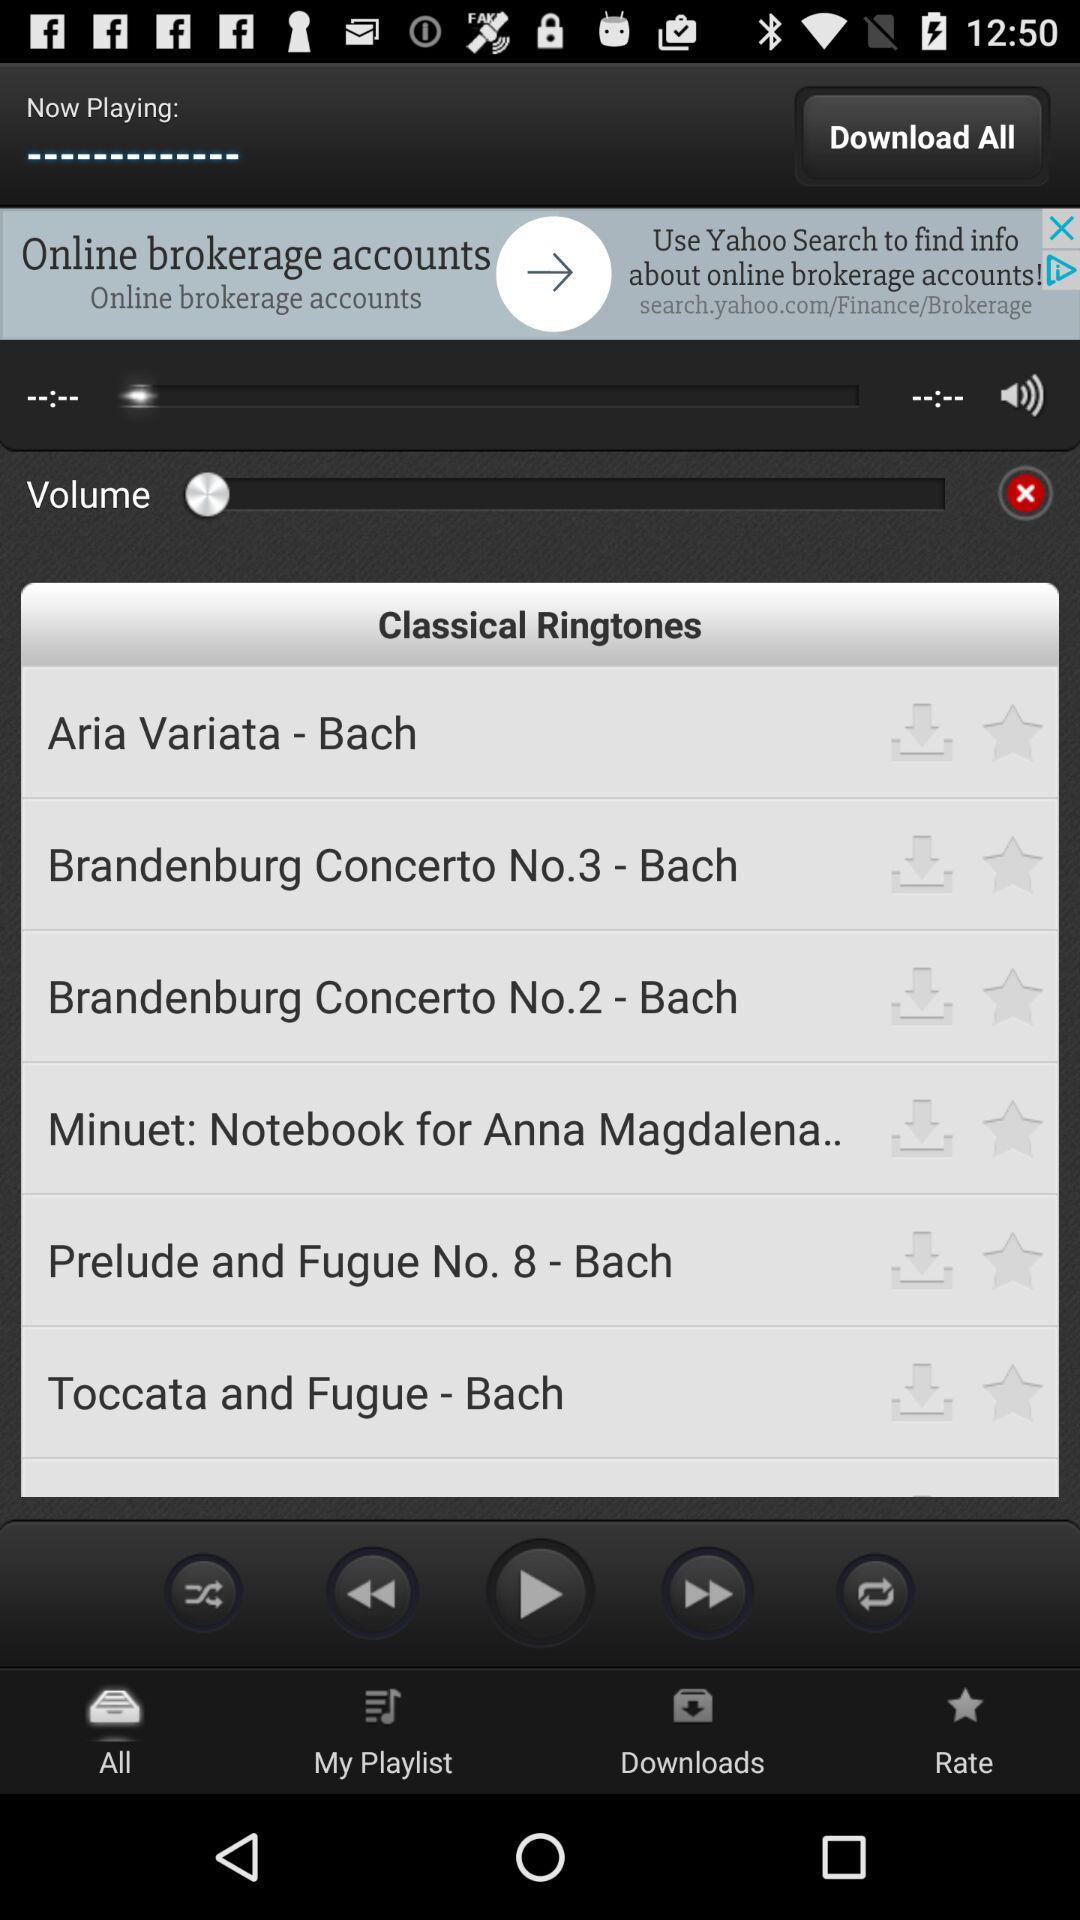 The height and width of the screenshot is (1920, 1080). What do you see at coordinates (1022, 395) in the screenshot?
I see `adjust volume` at bounding box center [1022, 395].